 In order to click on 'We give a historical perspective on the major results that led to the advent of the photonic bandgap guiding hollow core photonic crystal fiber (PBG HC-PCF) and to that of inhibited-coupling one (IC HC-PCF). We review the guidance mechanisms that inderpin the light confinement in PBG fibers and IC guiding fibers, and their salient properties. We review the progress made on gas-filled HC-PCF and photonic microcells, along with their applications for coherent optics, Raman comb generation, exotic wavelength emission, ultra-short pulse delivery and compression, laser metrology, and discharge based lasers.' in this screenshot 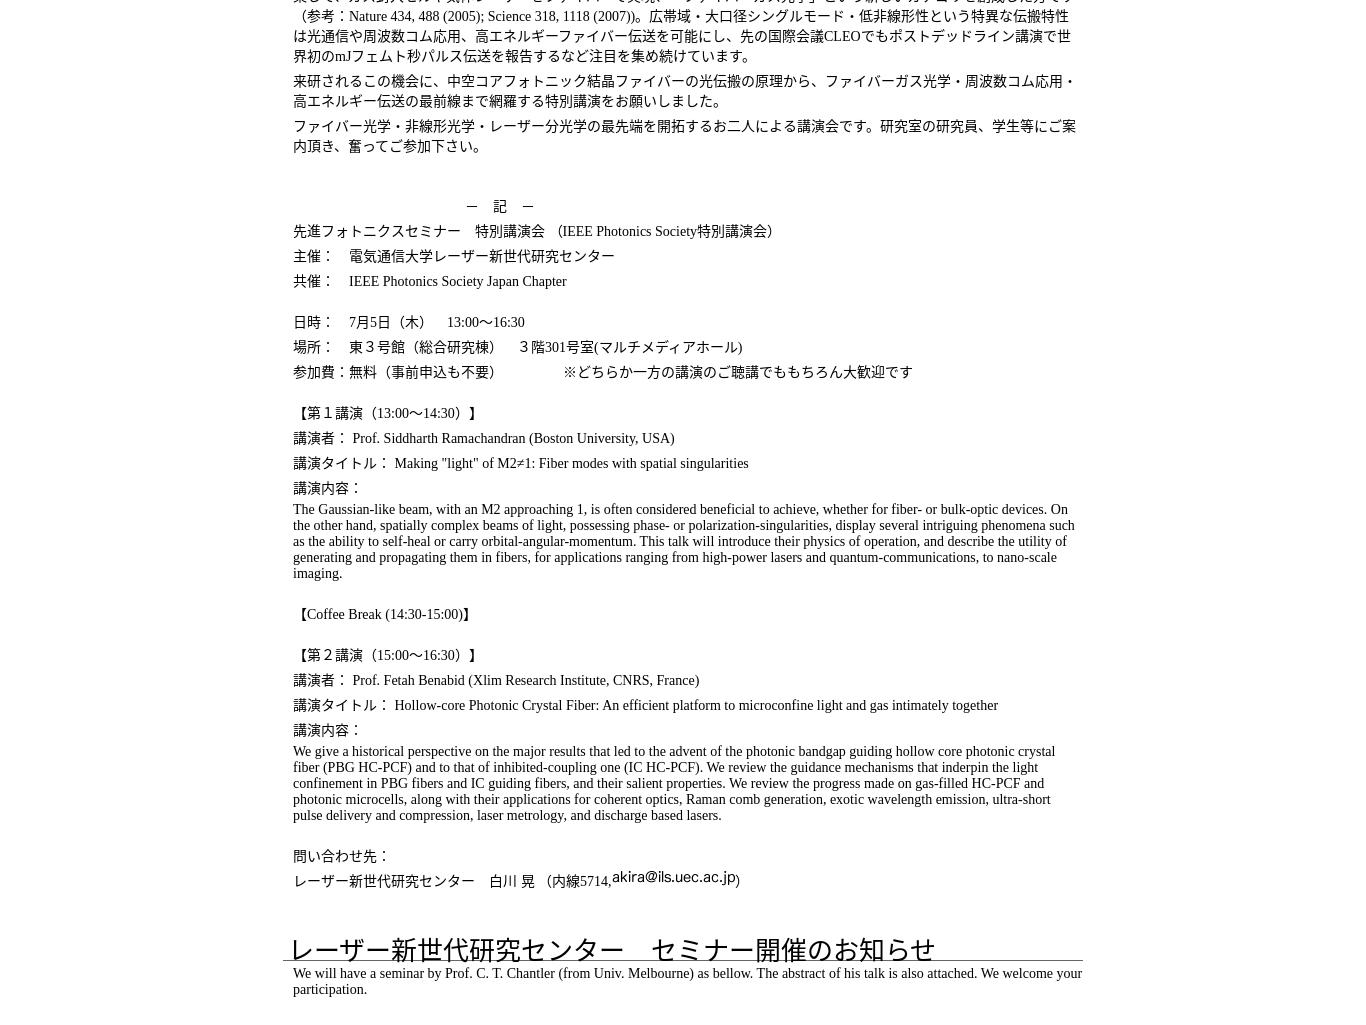, I will do `click(672, 783)`.